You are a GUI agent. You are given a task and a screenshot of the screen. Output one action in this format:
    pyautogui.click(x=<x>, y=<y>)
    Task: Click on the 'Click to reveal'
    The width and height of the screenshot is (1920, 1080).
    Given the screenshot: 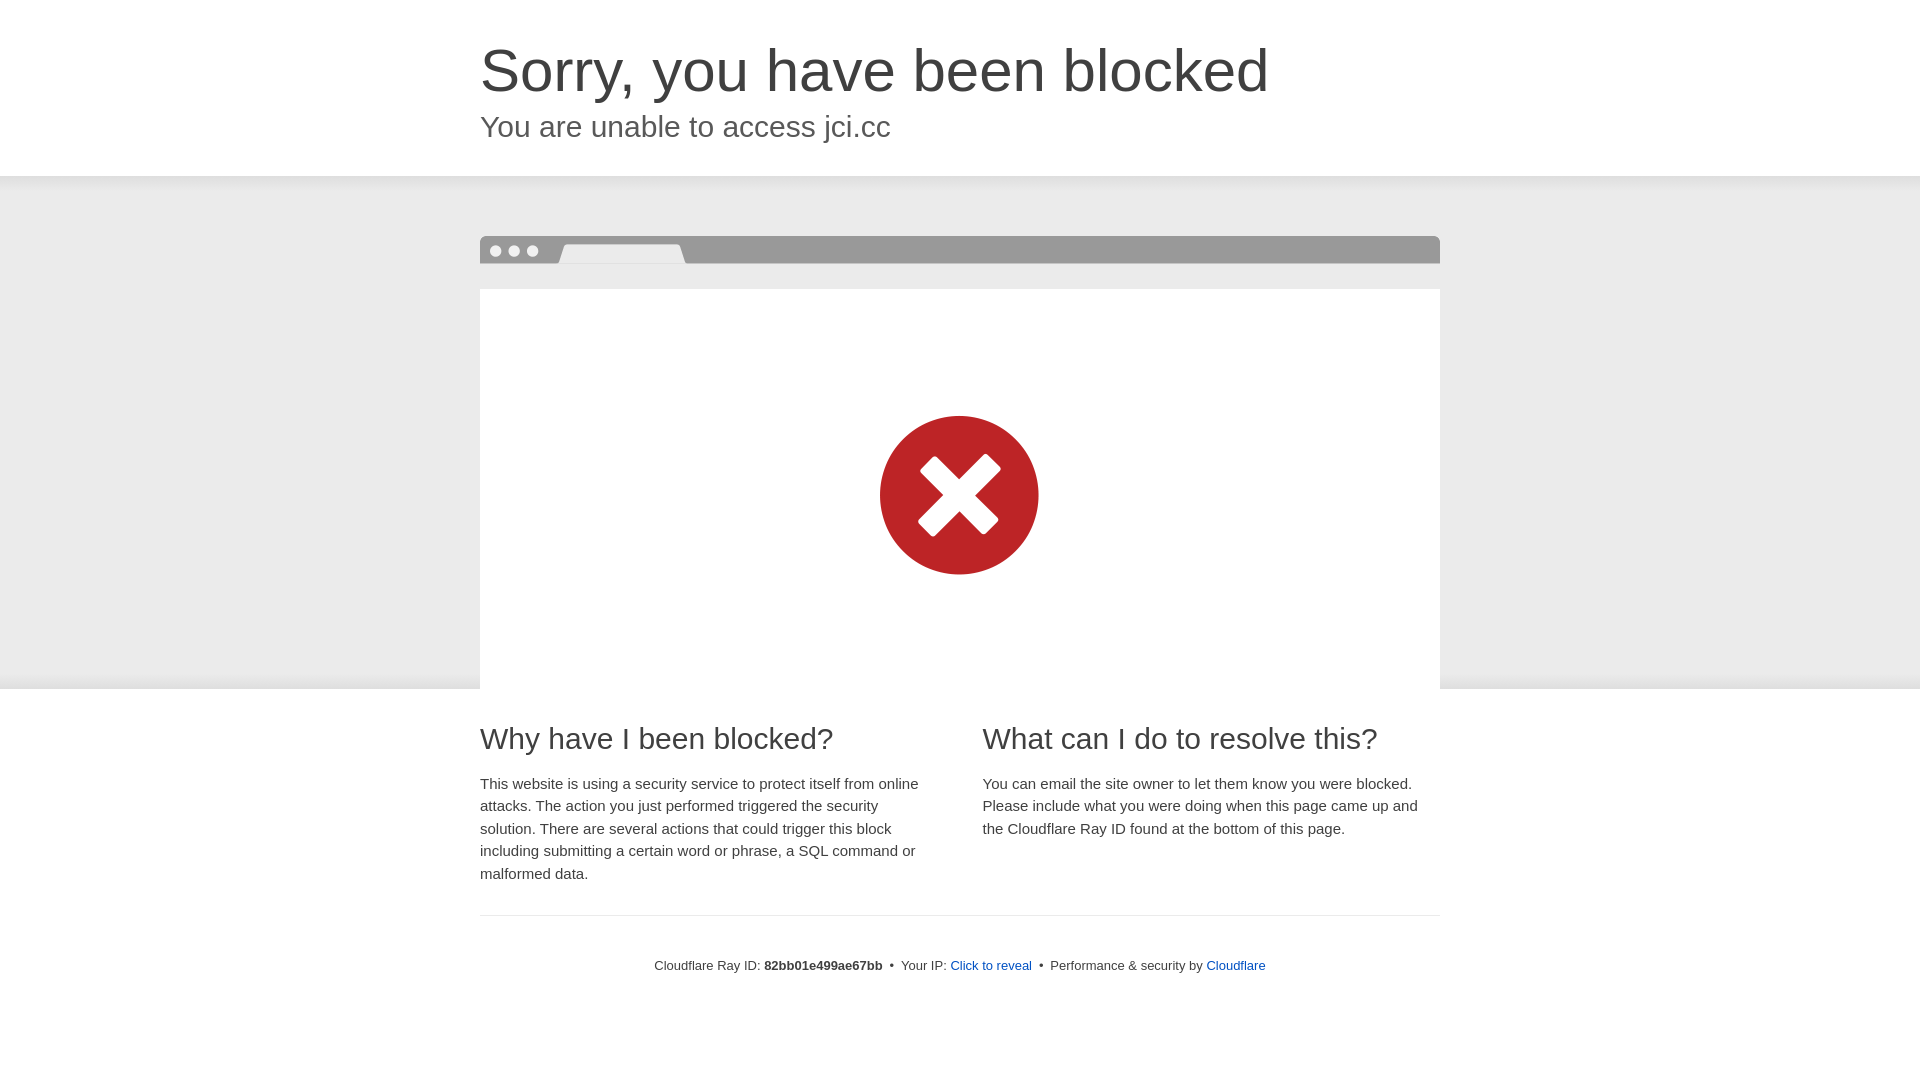 What is the action you would take?
    pyautogui.click(x=990, y=964)
    